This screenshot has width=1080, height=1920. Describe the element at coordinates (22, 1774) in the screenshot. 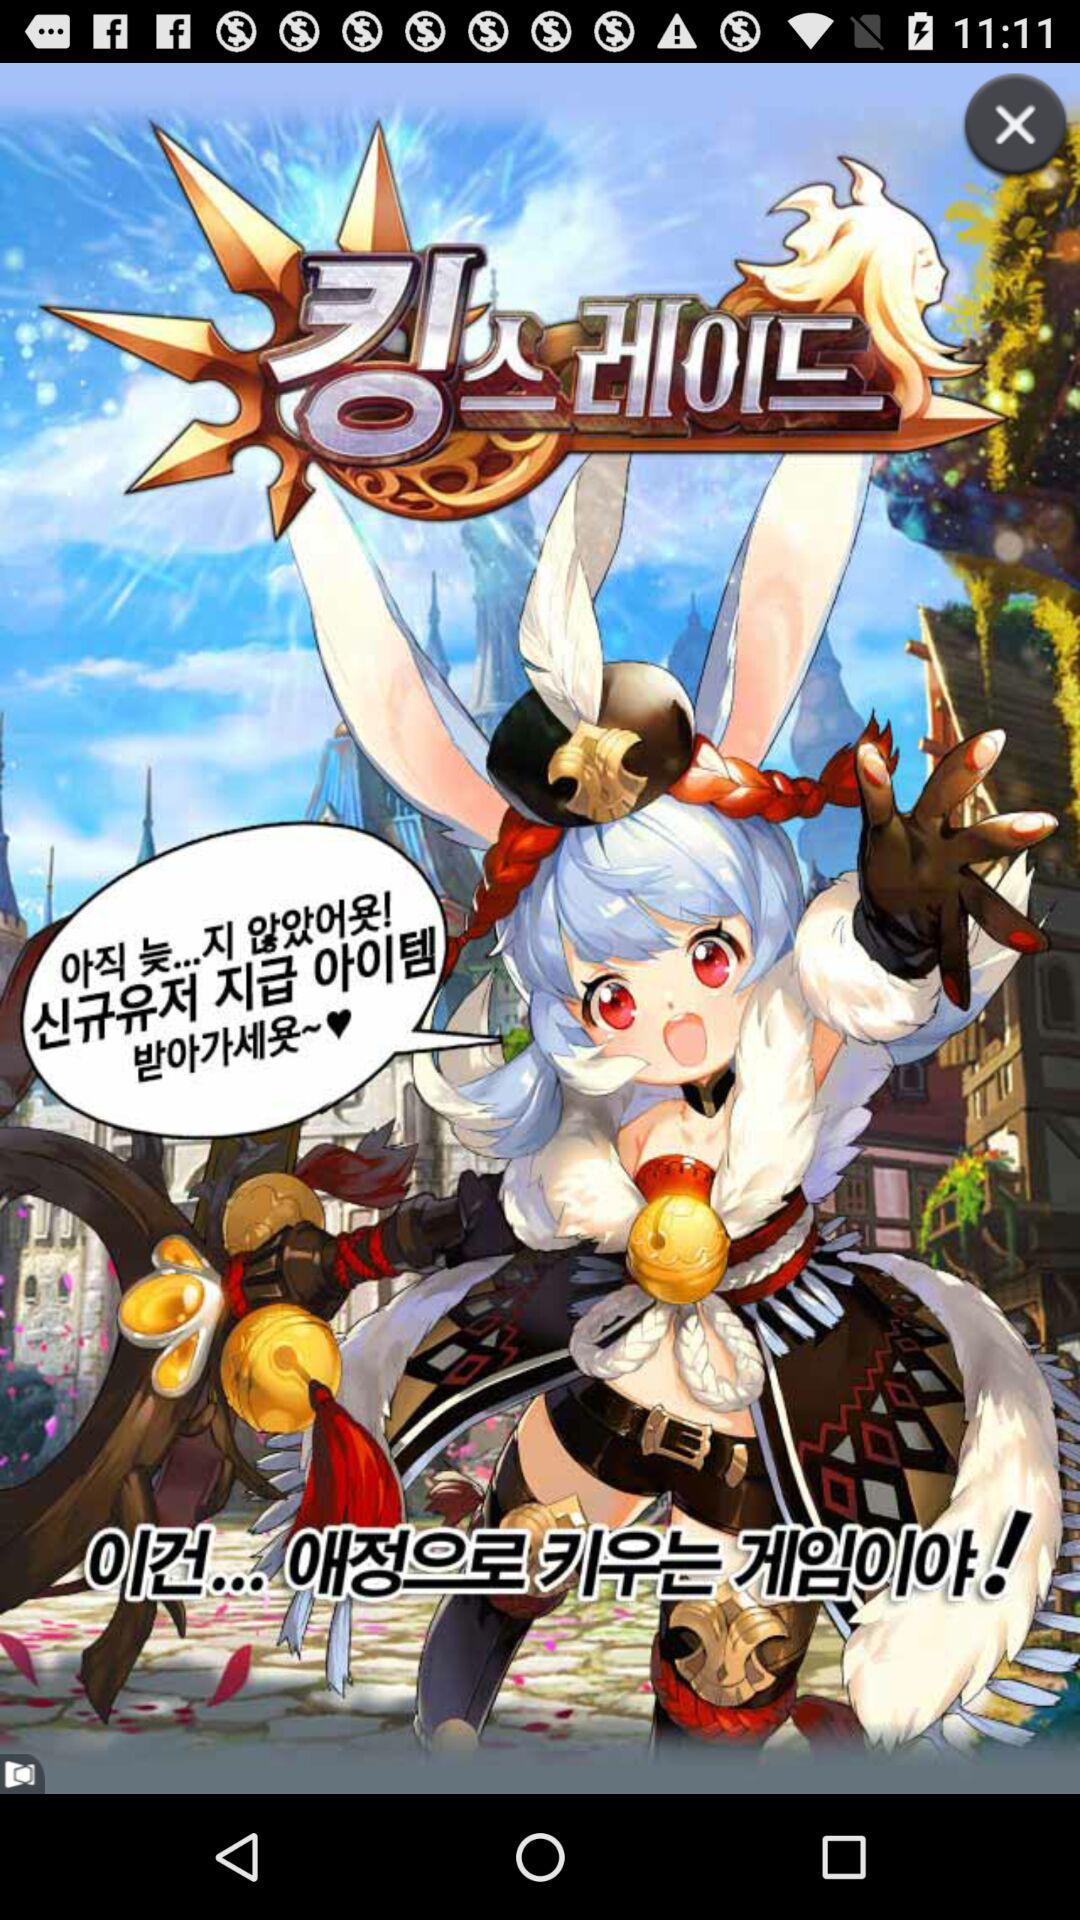

I see `item at the bottom left corner` at that location.